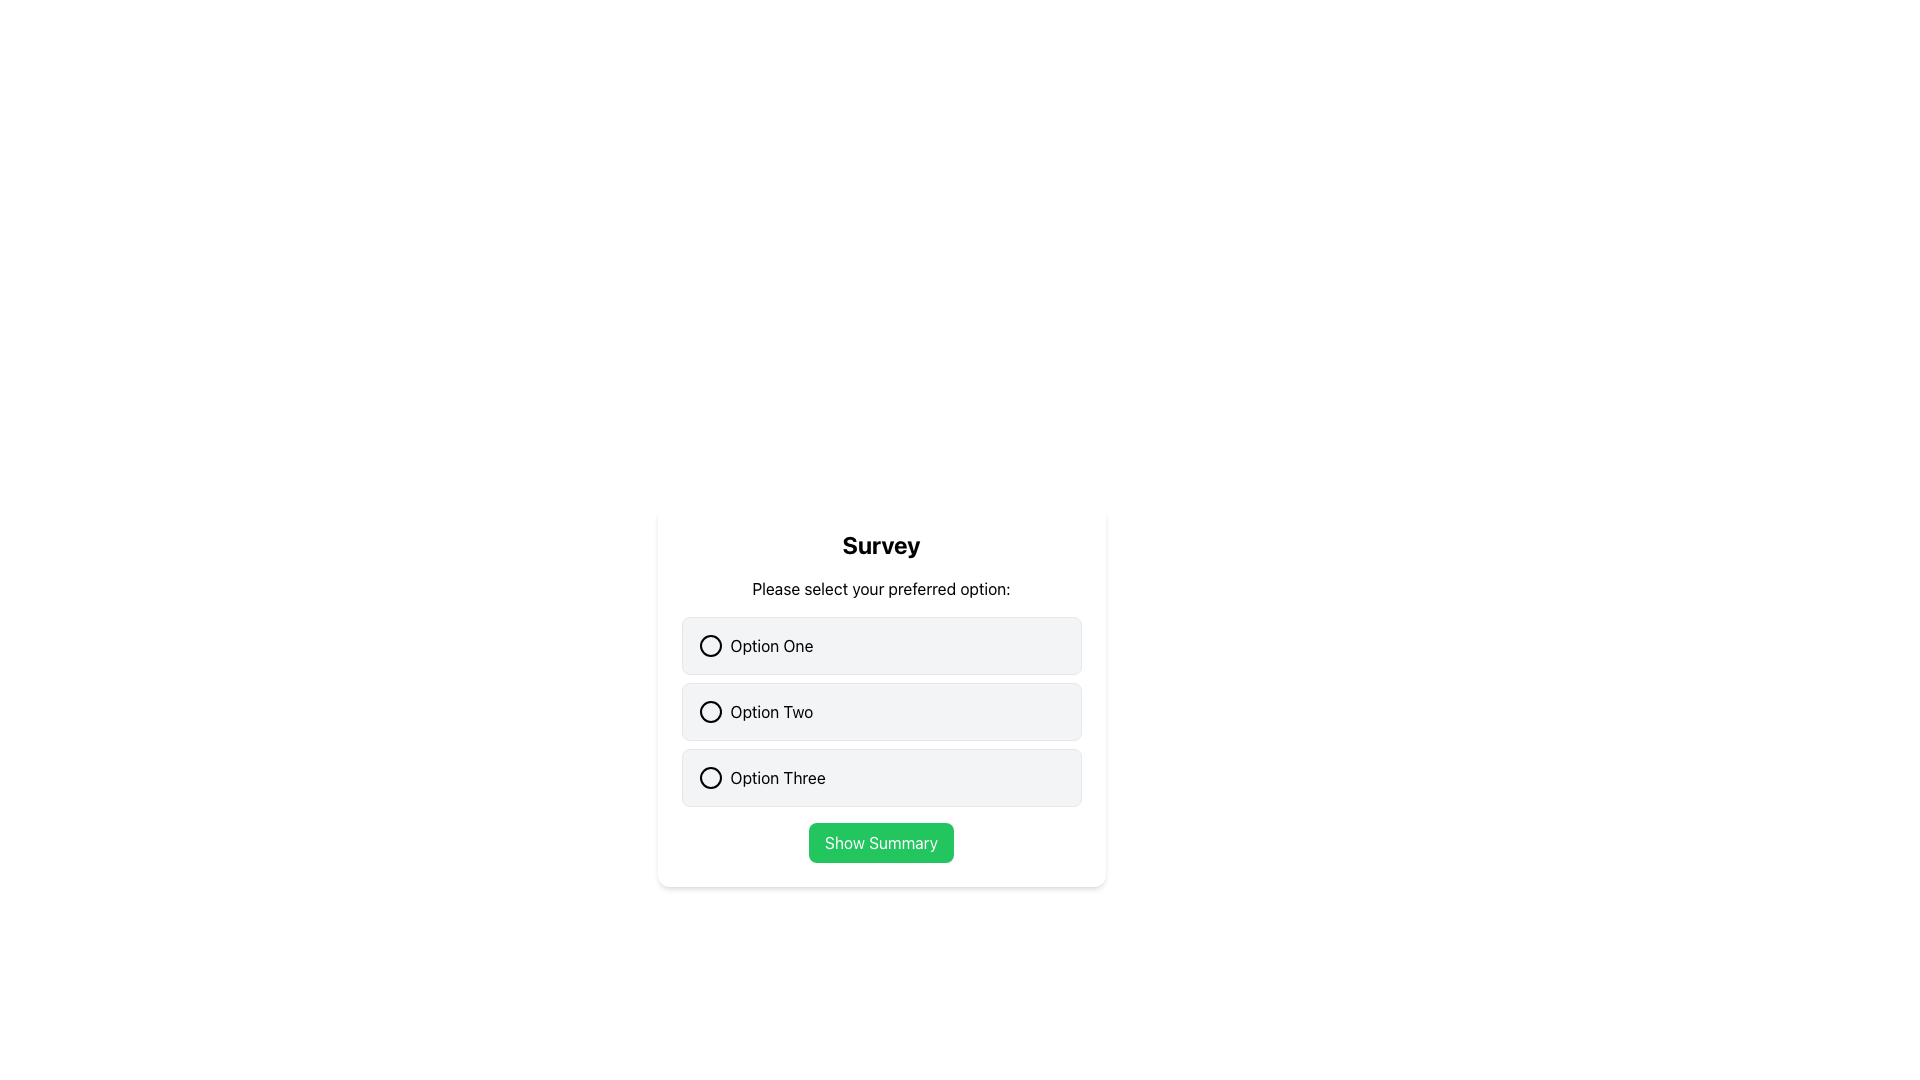  What do you see at coordinates (710, 711) in the screenshot?
I see `the circular radio button indicator located in the second option of the multiple-choice survey layout` at bounding box center [710, 711].